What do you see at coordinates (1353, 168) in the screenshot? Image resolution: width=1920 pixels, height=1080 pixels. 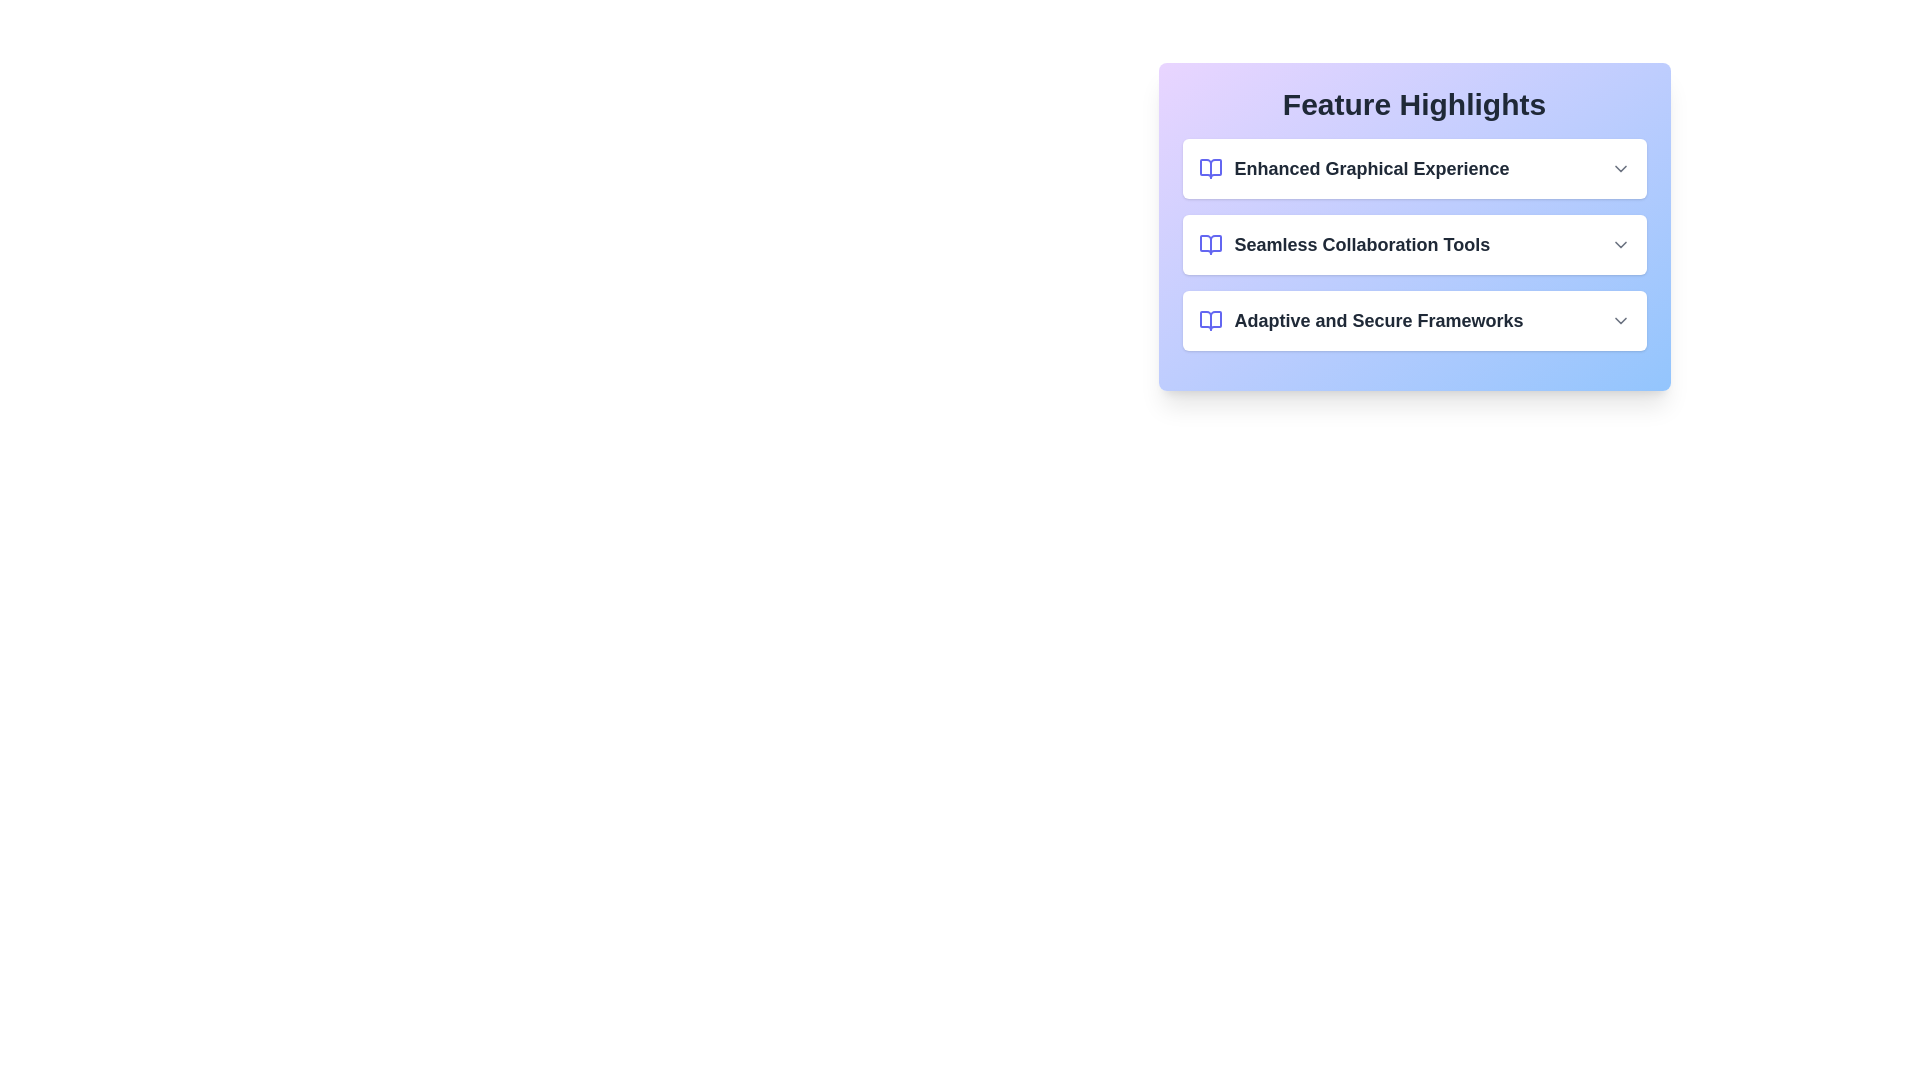 I see `the List item displaying 'Enhanced Graphical Experience' via keyboard navigation` at bounding box center [1353, 168].